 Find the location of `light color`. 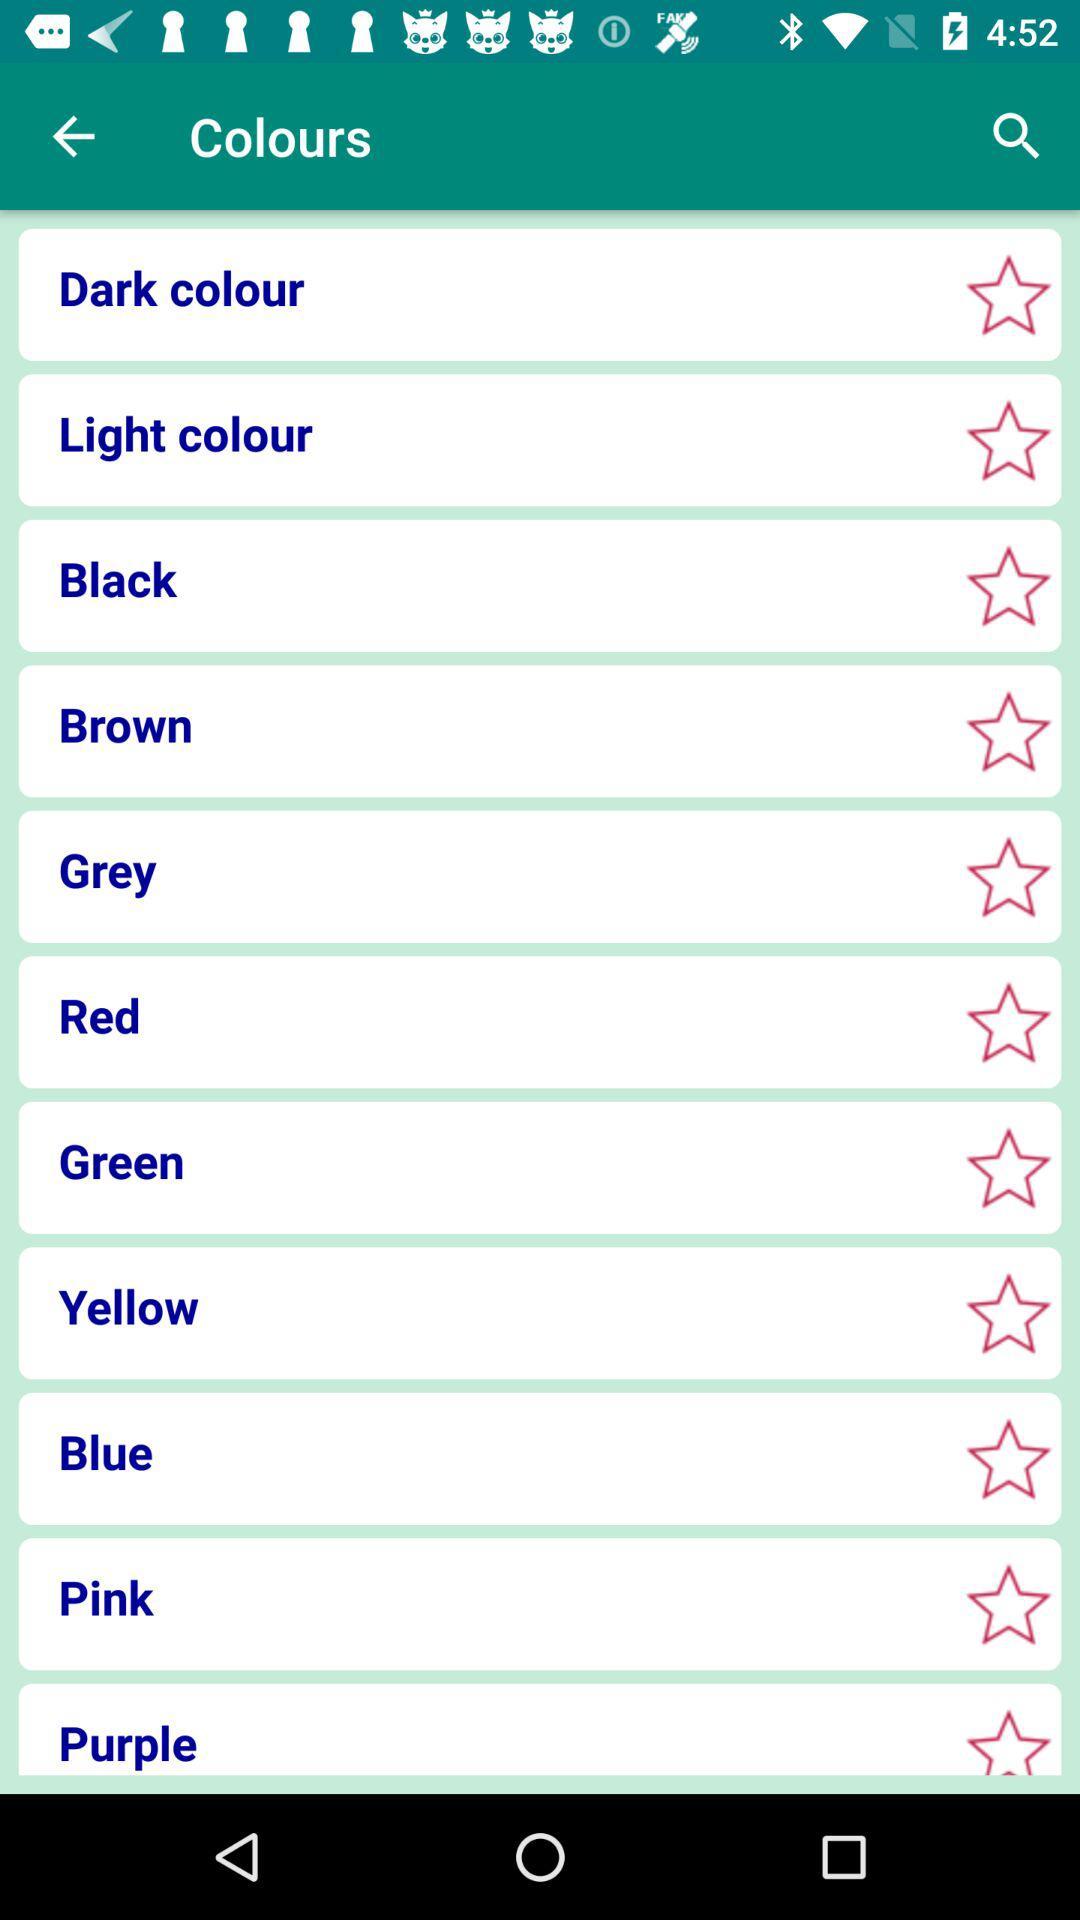

light color is located at coordinates (1008, 439).